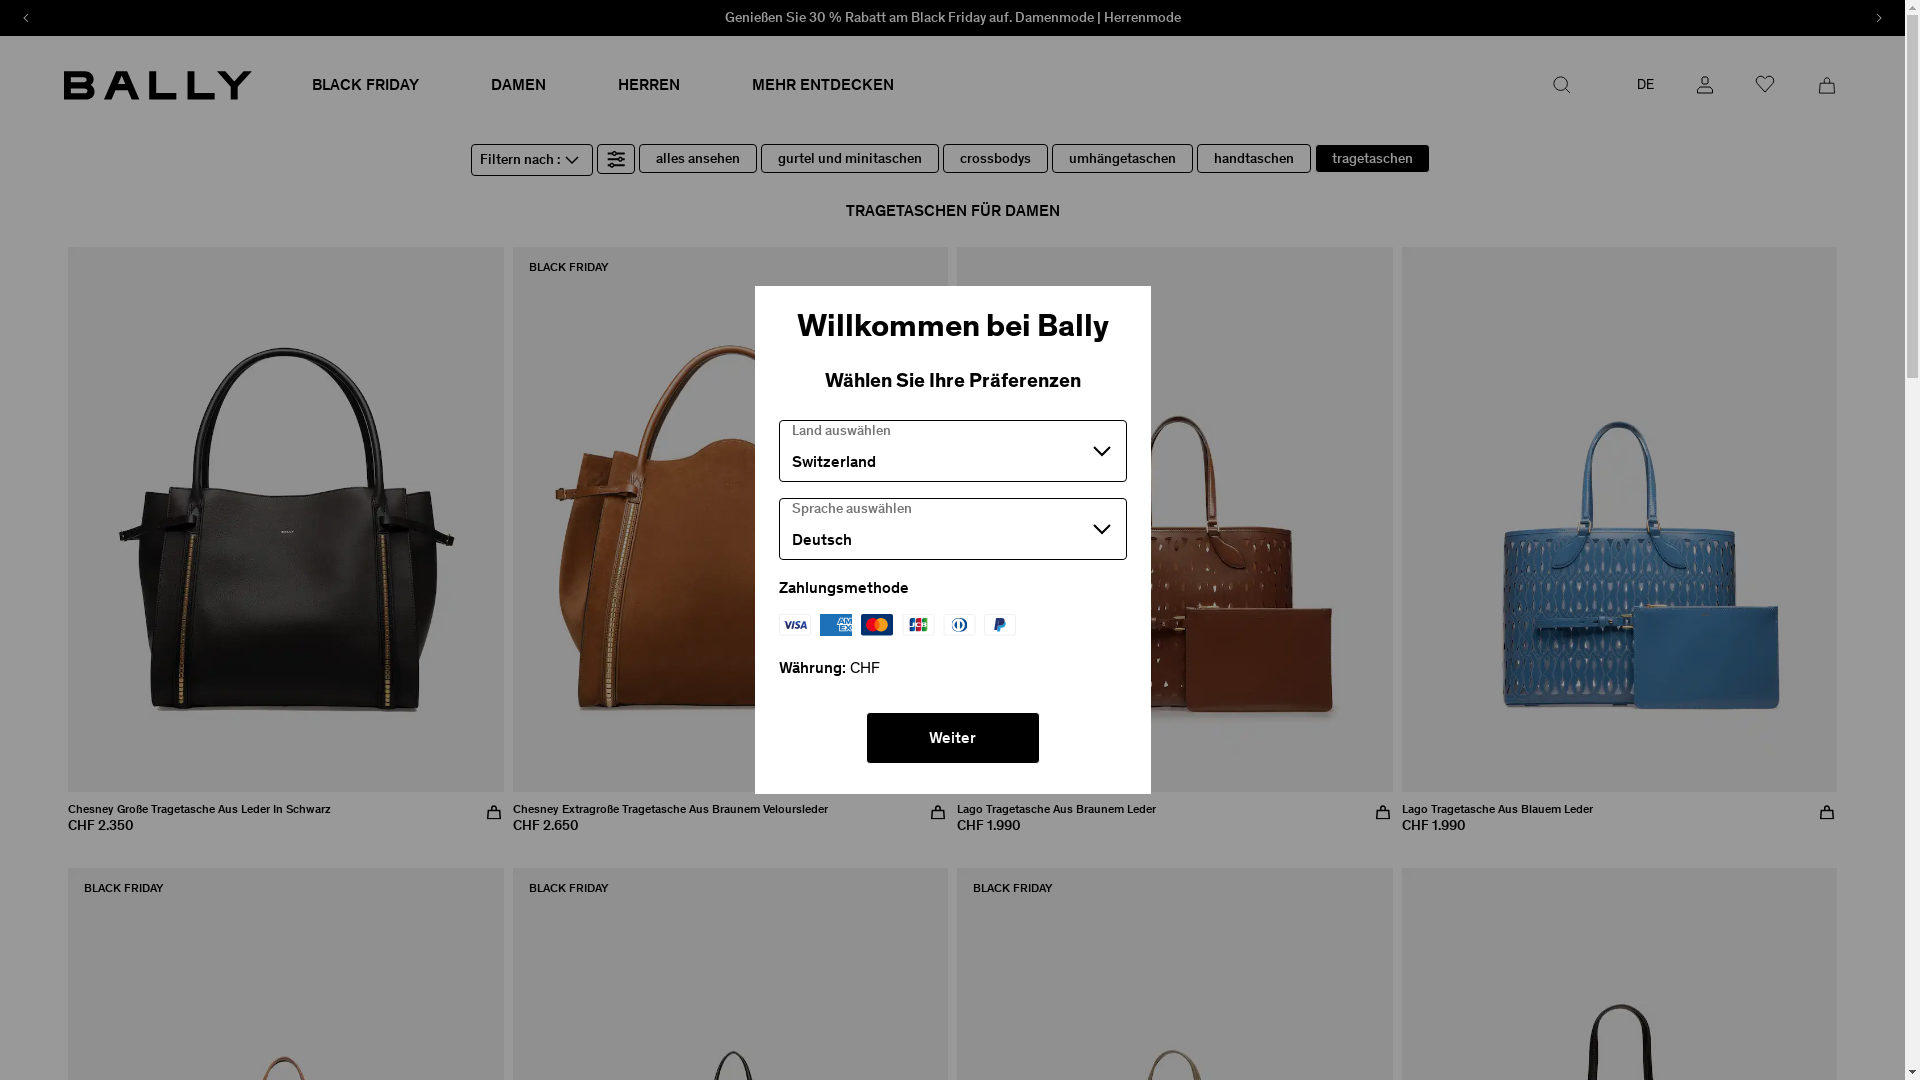 The width and height of the screenshot is (1920, 1080). What do you see at coordinates (518, 83) in the screenshot?
I see `'DAMEN'` at bounding box center [518, 83].